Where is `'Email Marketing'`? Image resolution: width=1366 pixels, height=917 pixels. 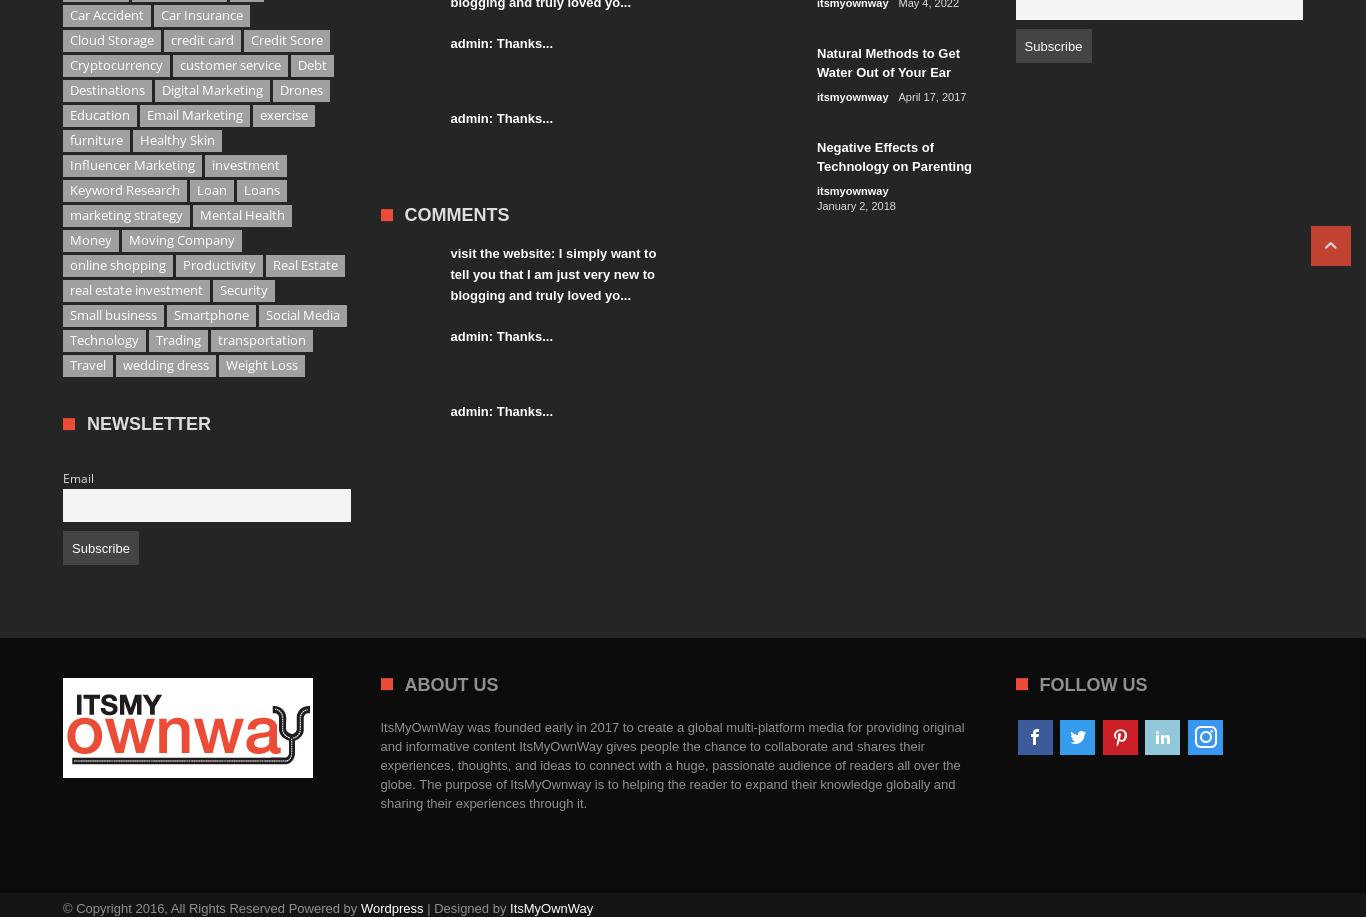 'Email Marketing' is located at coordinates (194, 113).